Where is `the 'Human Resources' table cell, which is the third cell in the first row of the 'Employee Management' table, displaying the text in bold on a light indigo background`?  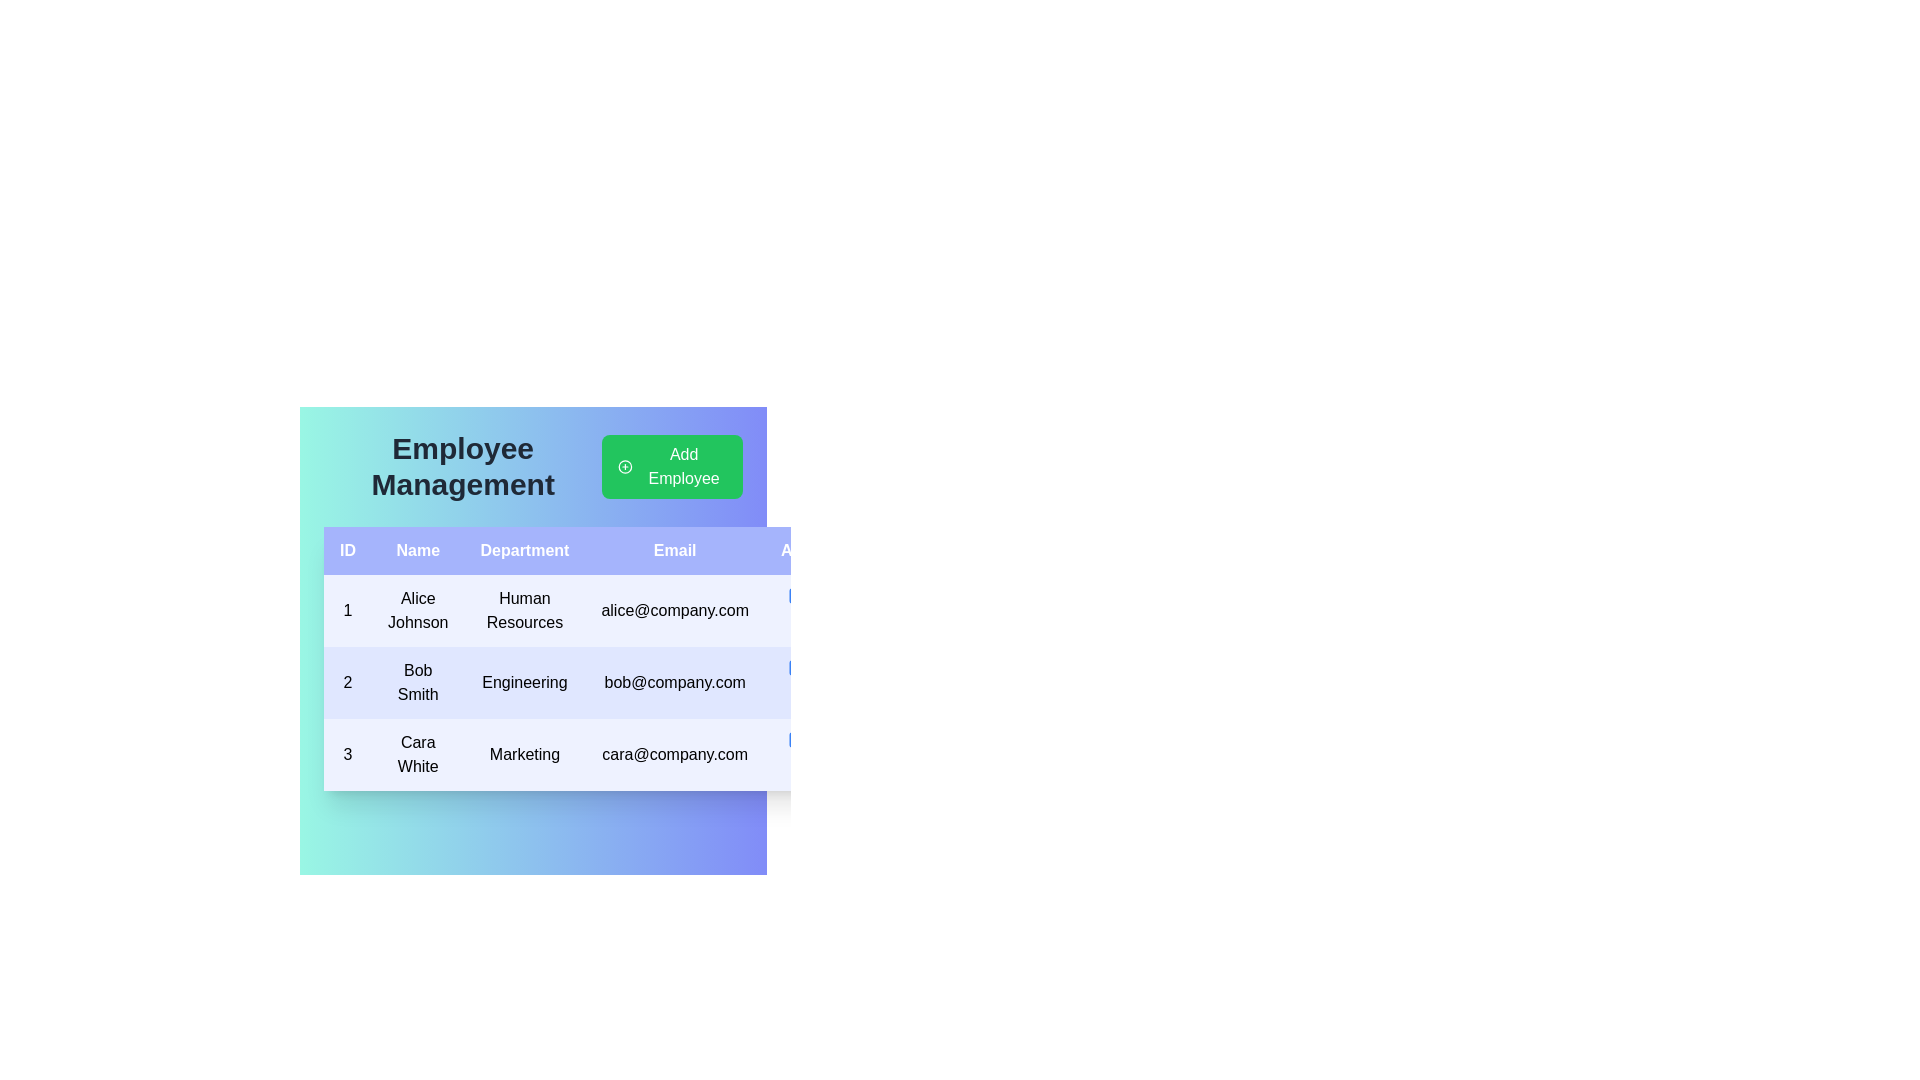
the 'Human Resources' table cell, which is the third cell in the first row of the 'Employee Management' table, displaying the text in bold on a light indigo background is located at coordinates (524, 609).